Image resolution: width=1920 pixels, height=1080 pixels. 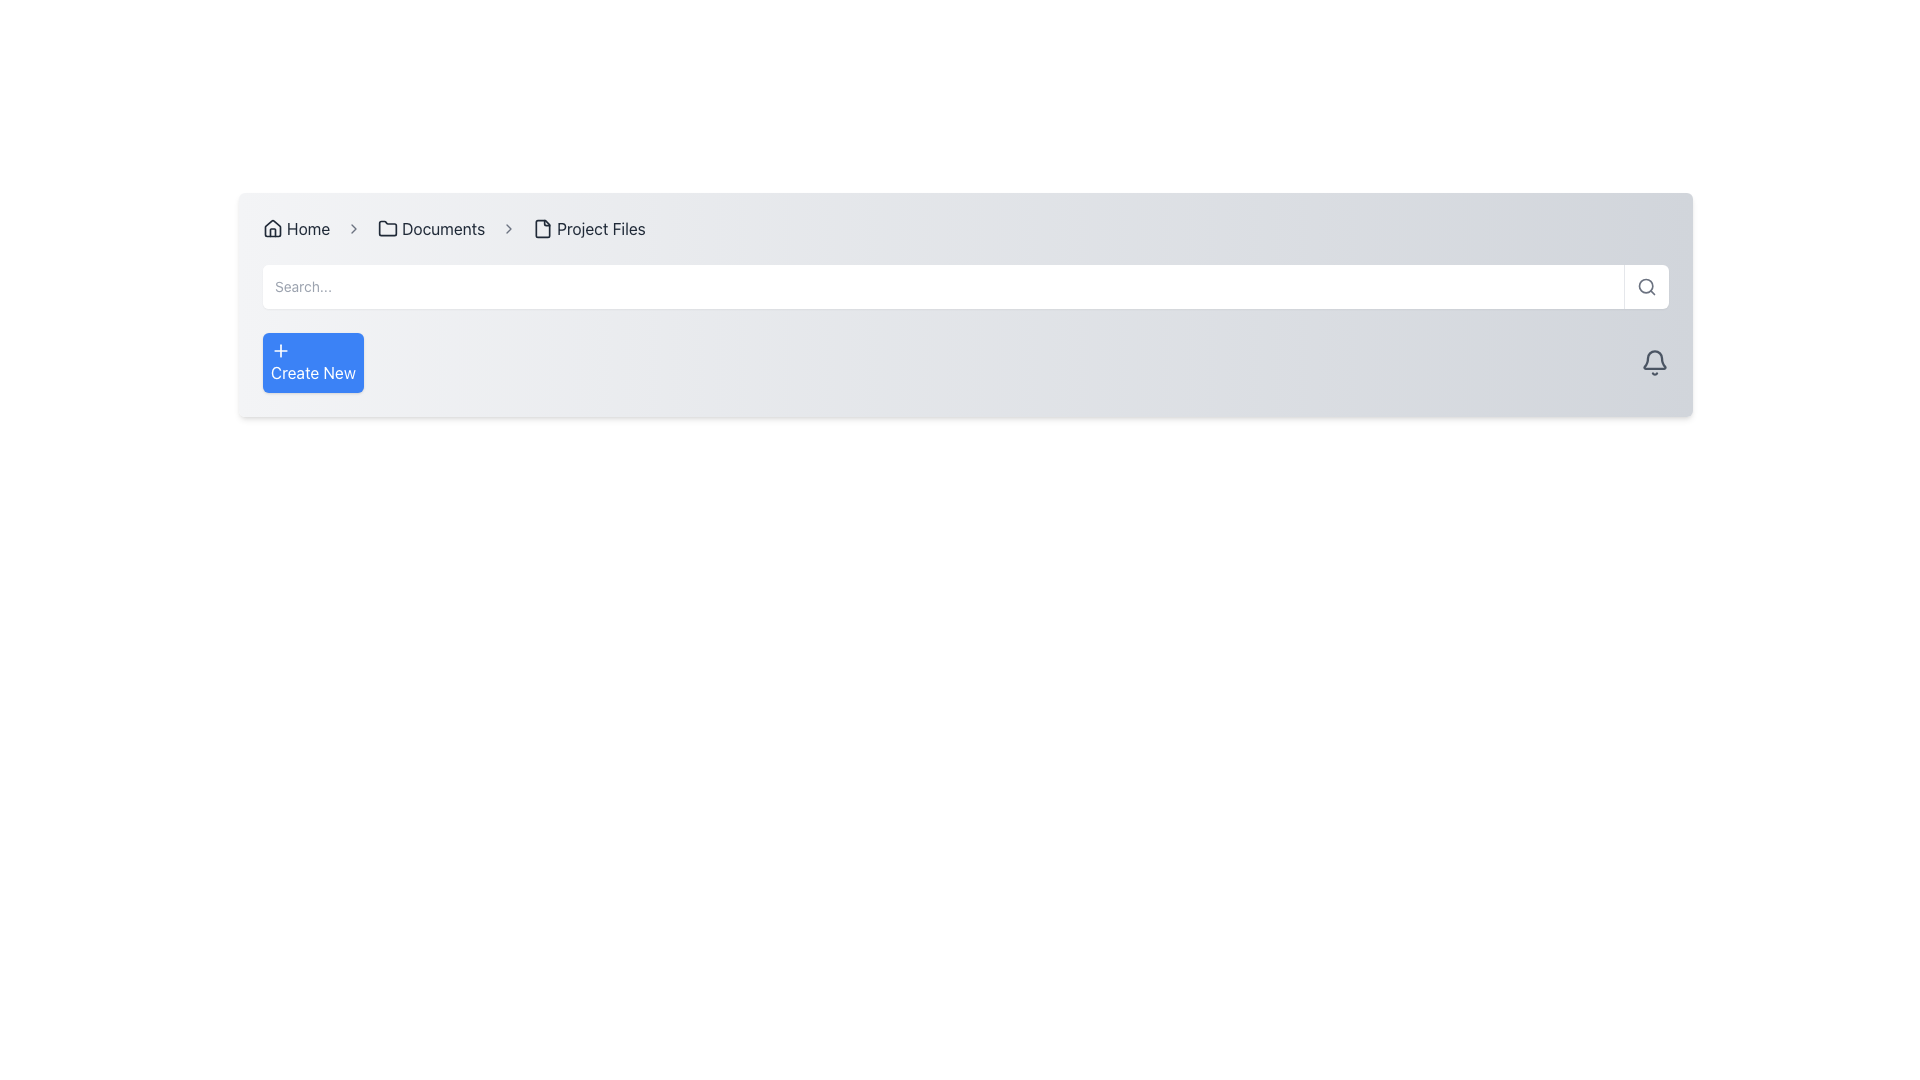 I want to click on the 'Documents' breadcrumb navigational link, which is the second item in the breadcrumb navigation component, located between 'Home' and 'Project Files', so click(x=430, y=227).